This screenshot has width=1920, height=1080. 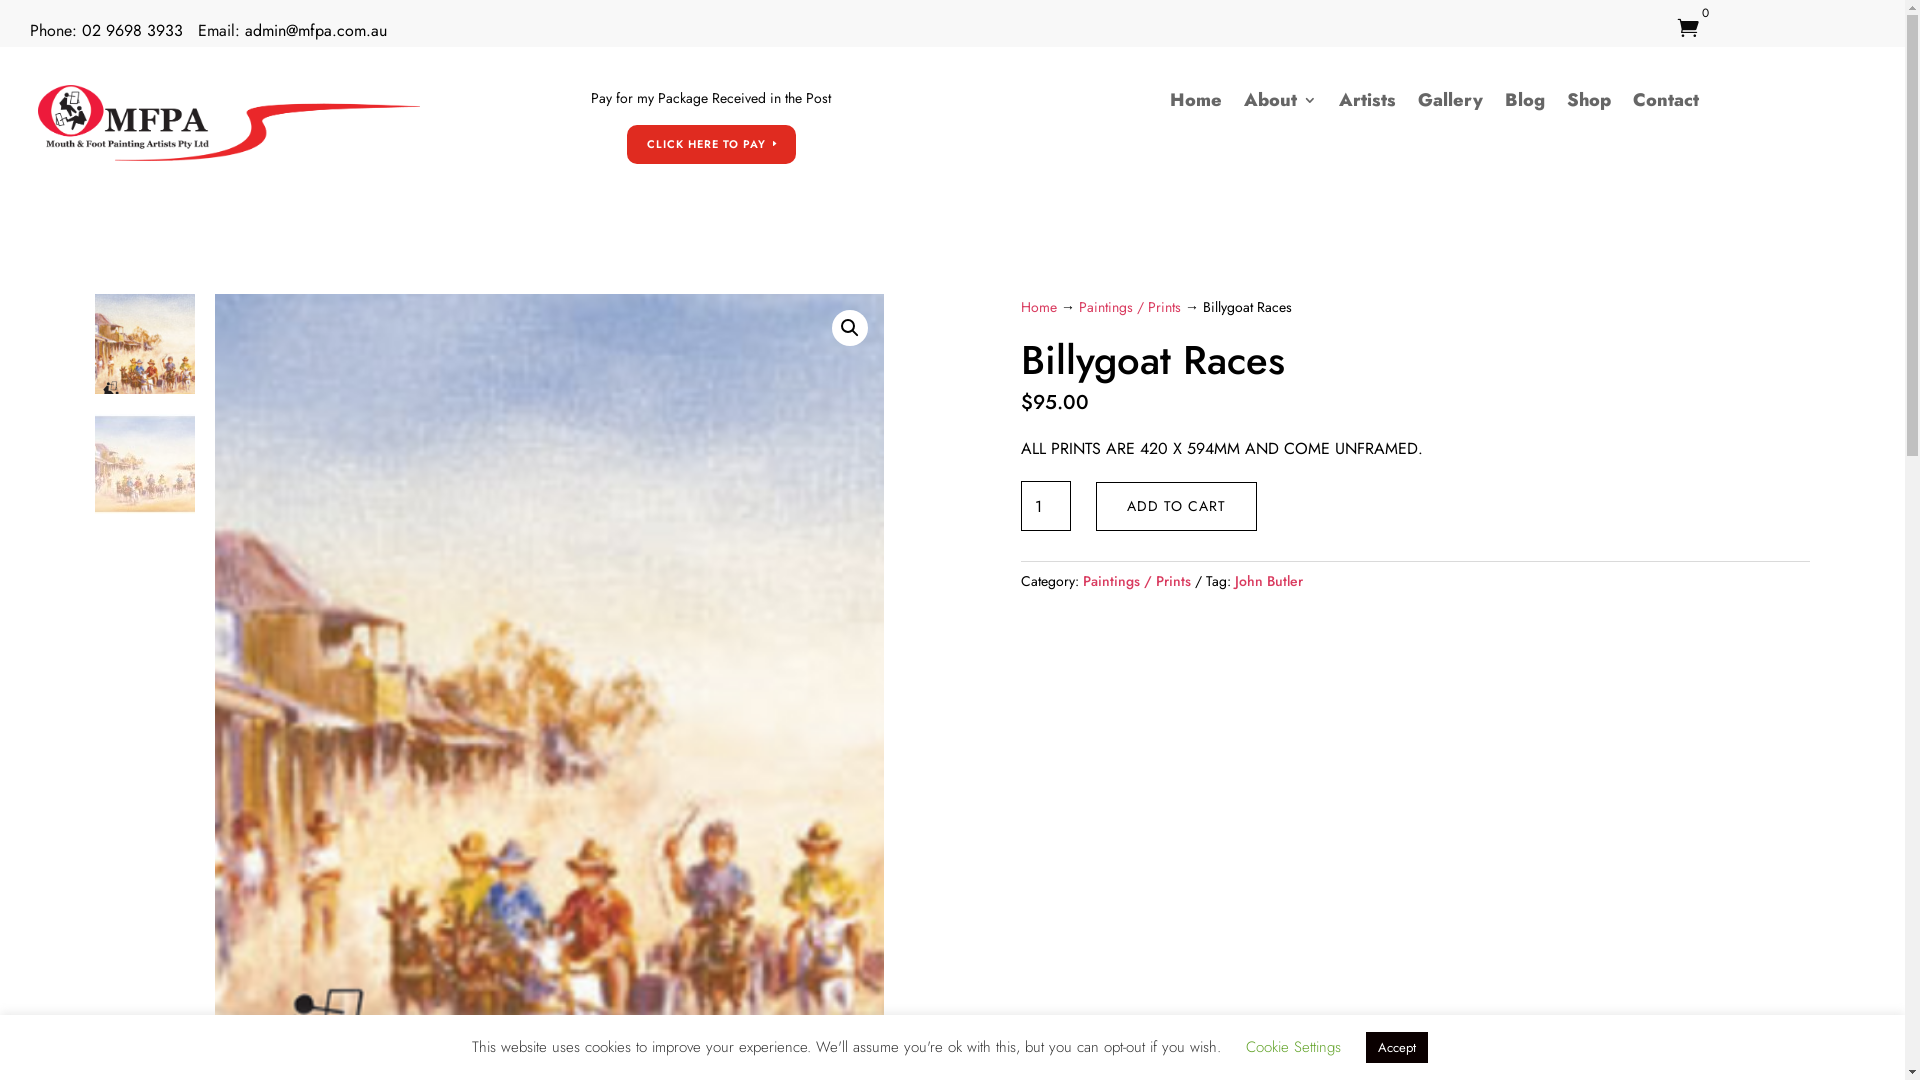 I want to click on 'Shop', so click(x=1587, y=104).